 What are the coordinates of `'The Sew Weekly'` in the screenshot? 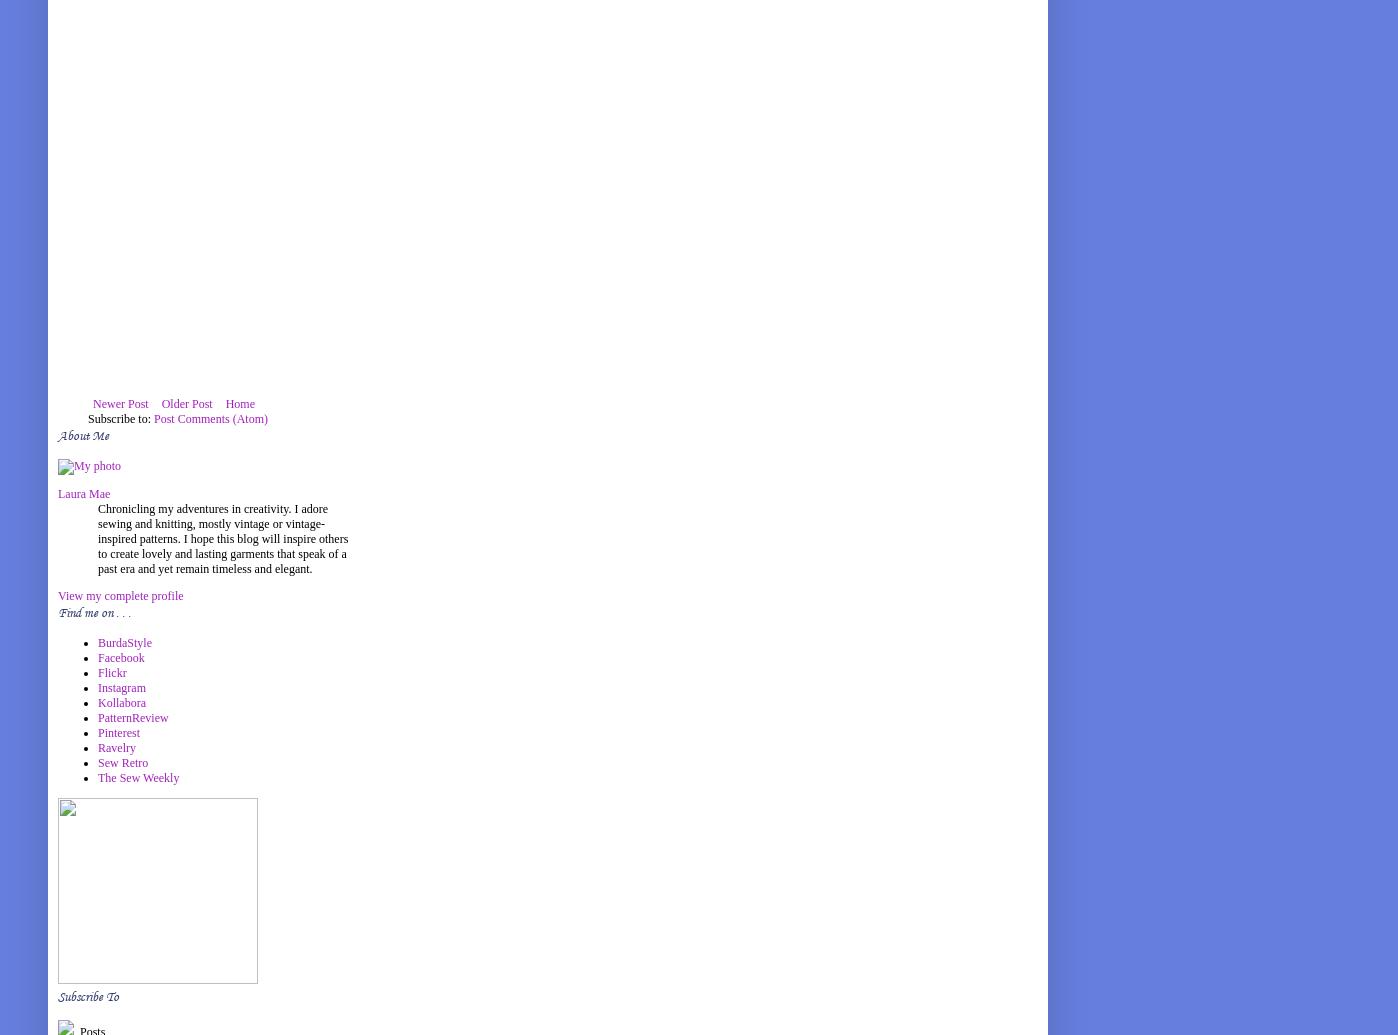 It's located at (97, 777).